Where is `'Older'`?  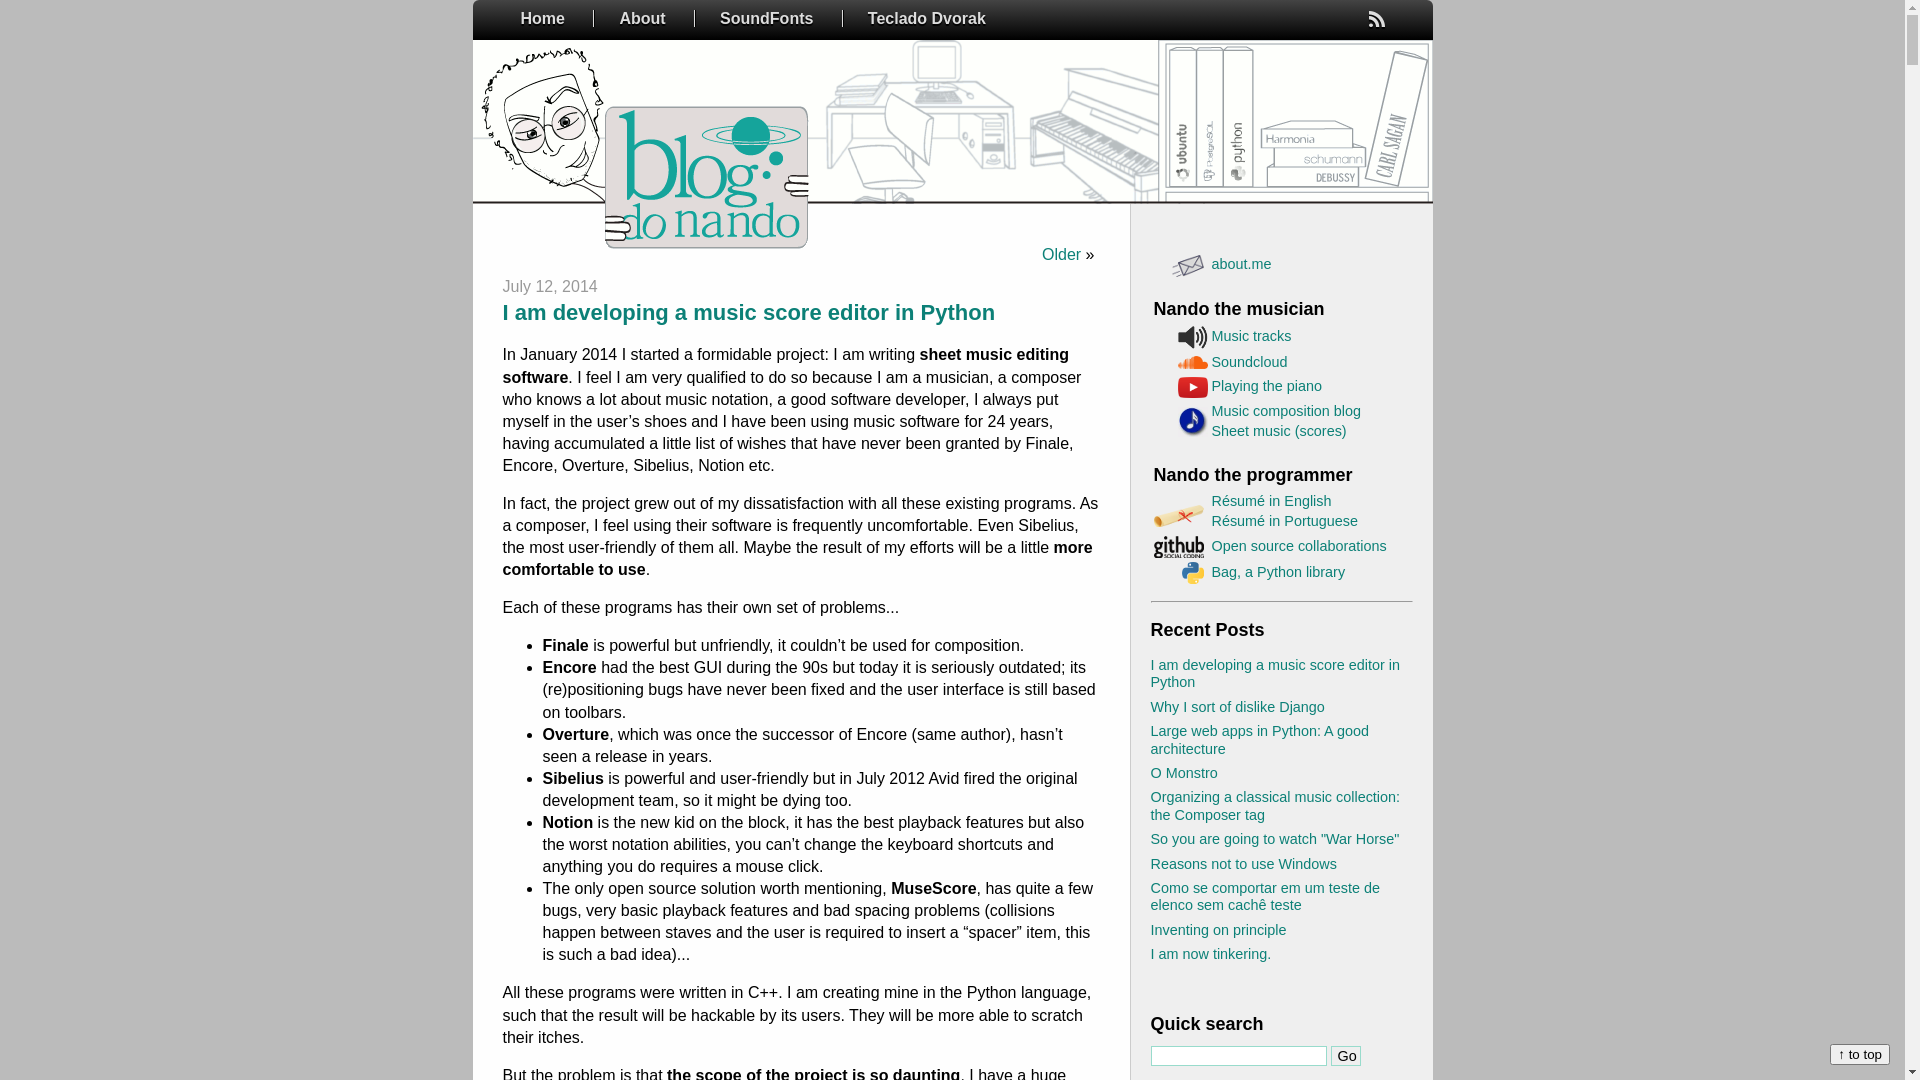
'Older' is located at coordinates (1060, 253).